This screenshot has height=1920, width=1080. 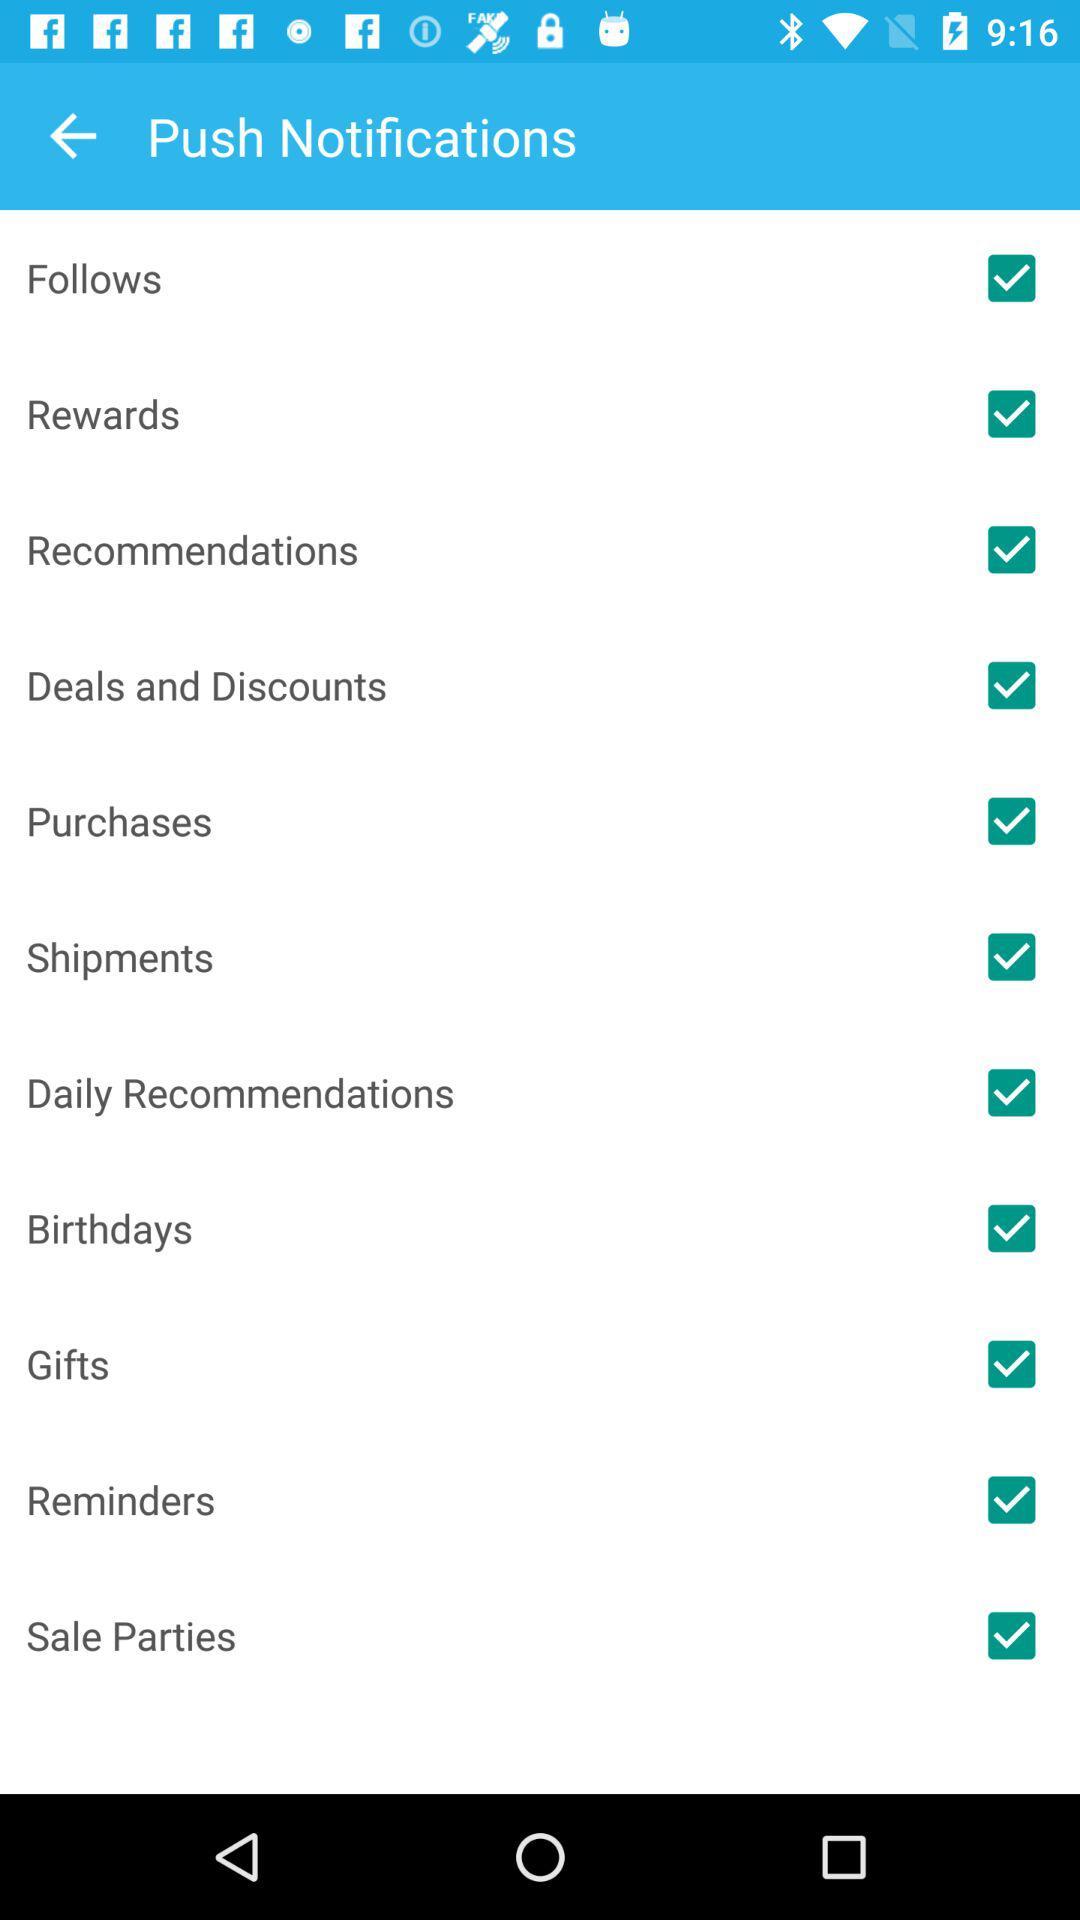 What do you see at coordinates (484, 276) in the screenshot?
I see `the item above the rewards` at bounding box center [484, 276].